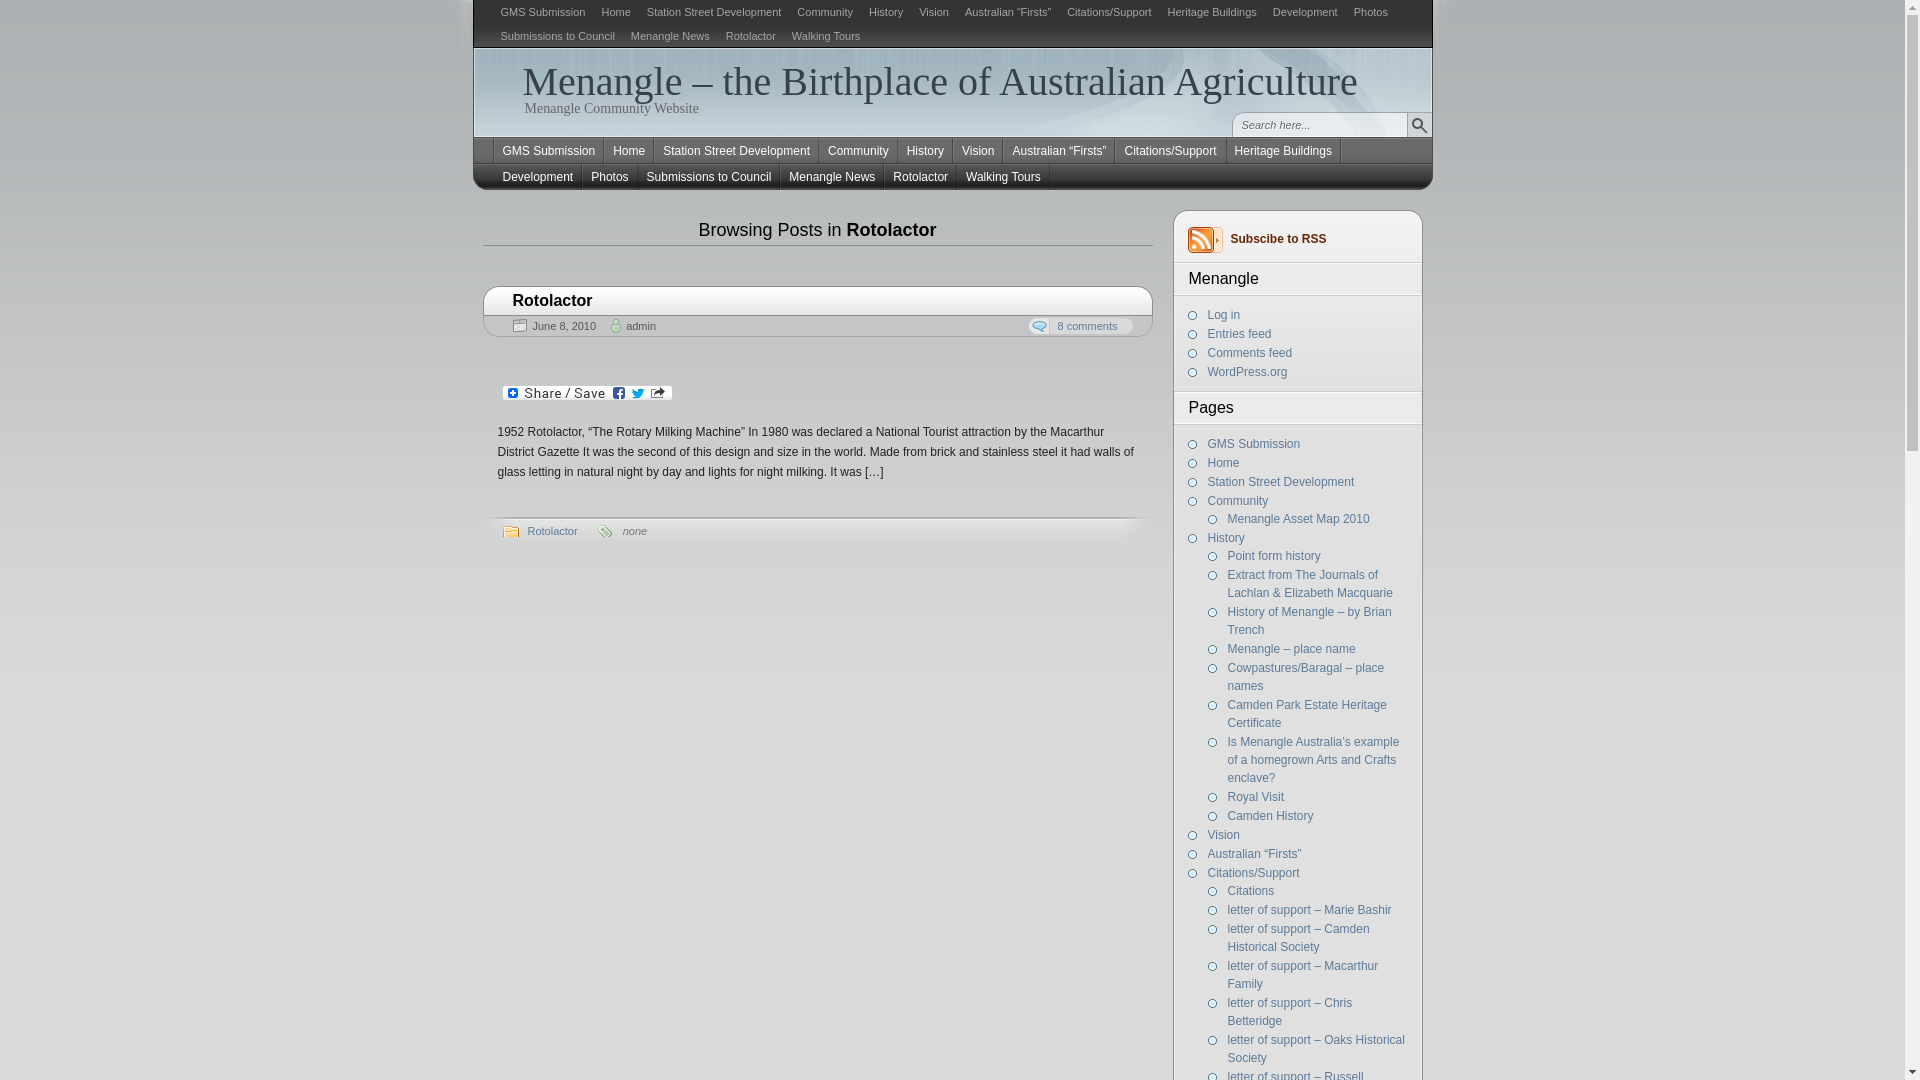 This screenshot has width=1920, height=1080. Describe the element at coordinates (1249, 352) in the screenshot. I see `'Comments feed'` at that location.